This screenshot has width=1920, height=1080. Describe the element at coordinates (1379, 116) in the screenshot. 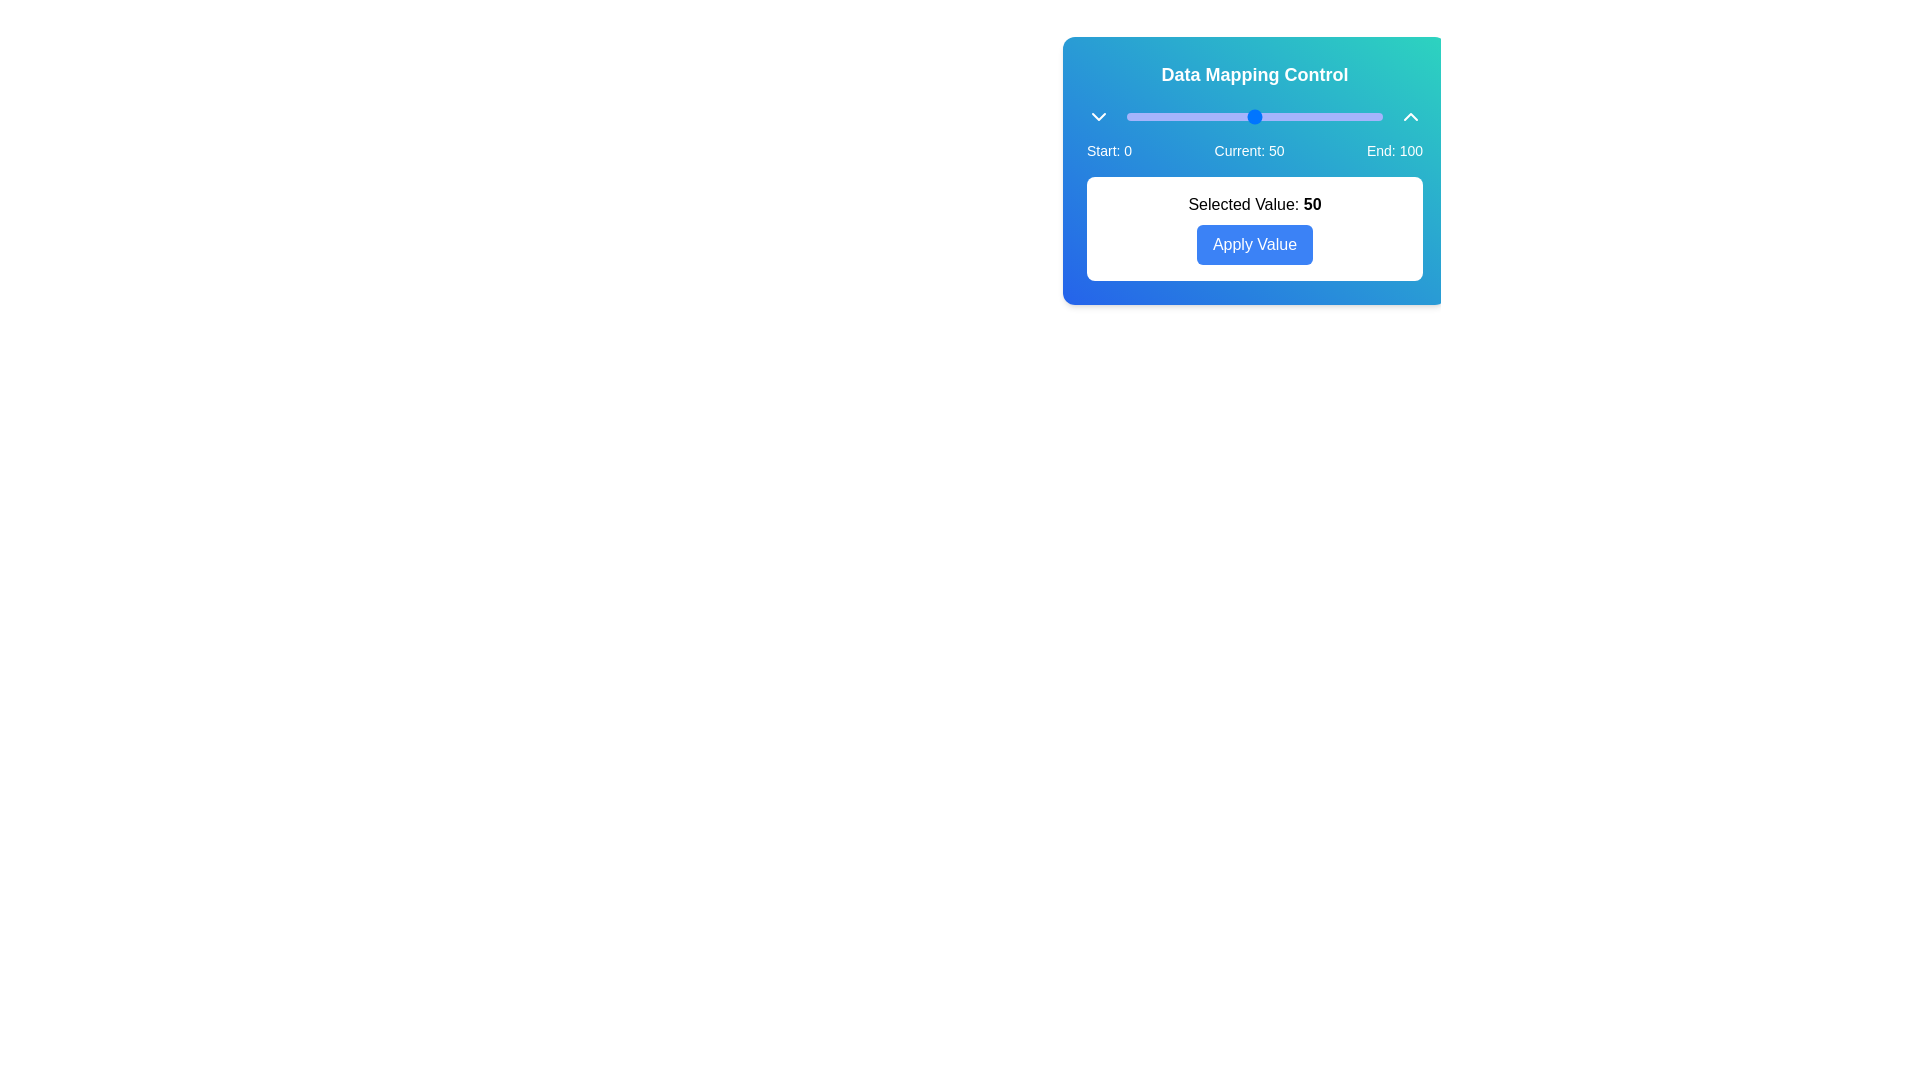

I see `the slider` at that location.